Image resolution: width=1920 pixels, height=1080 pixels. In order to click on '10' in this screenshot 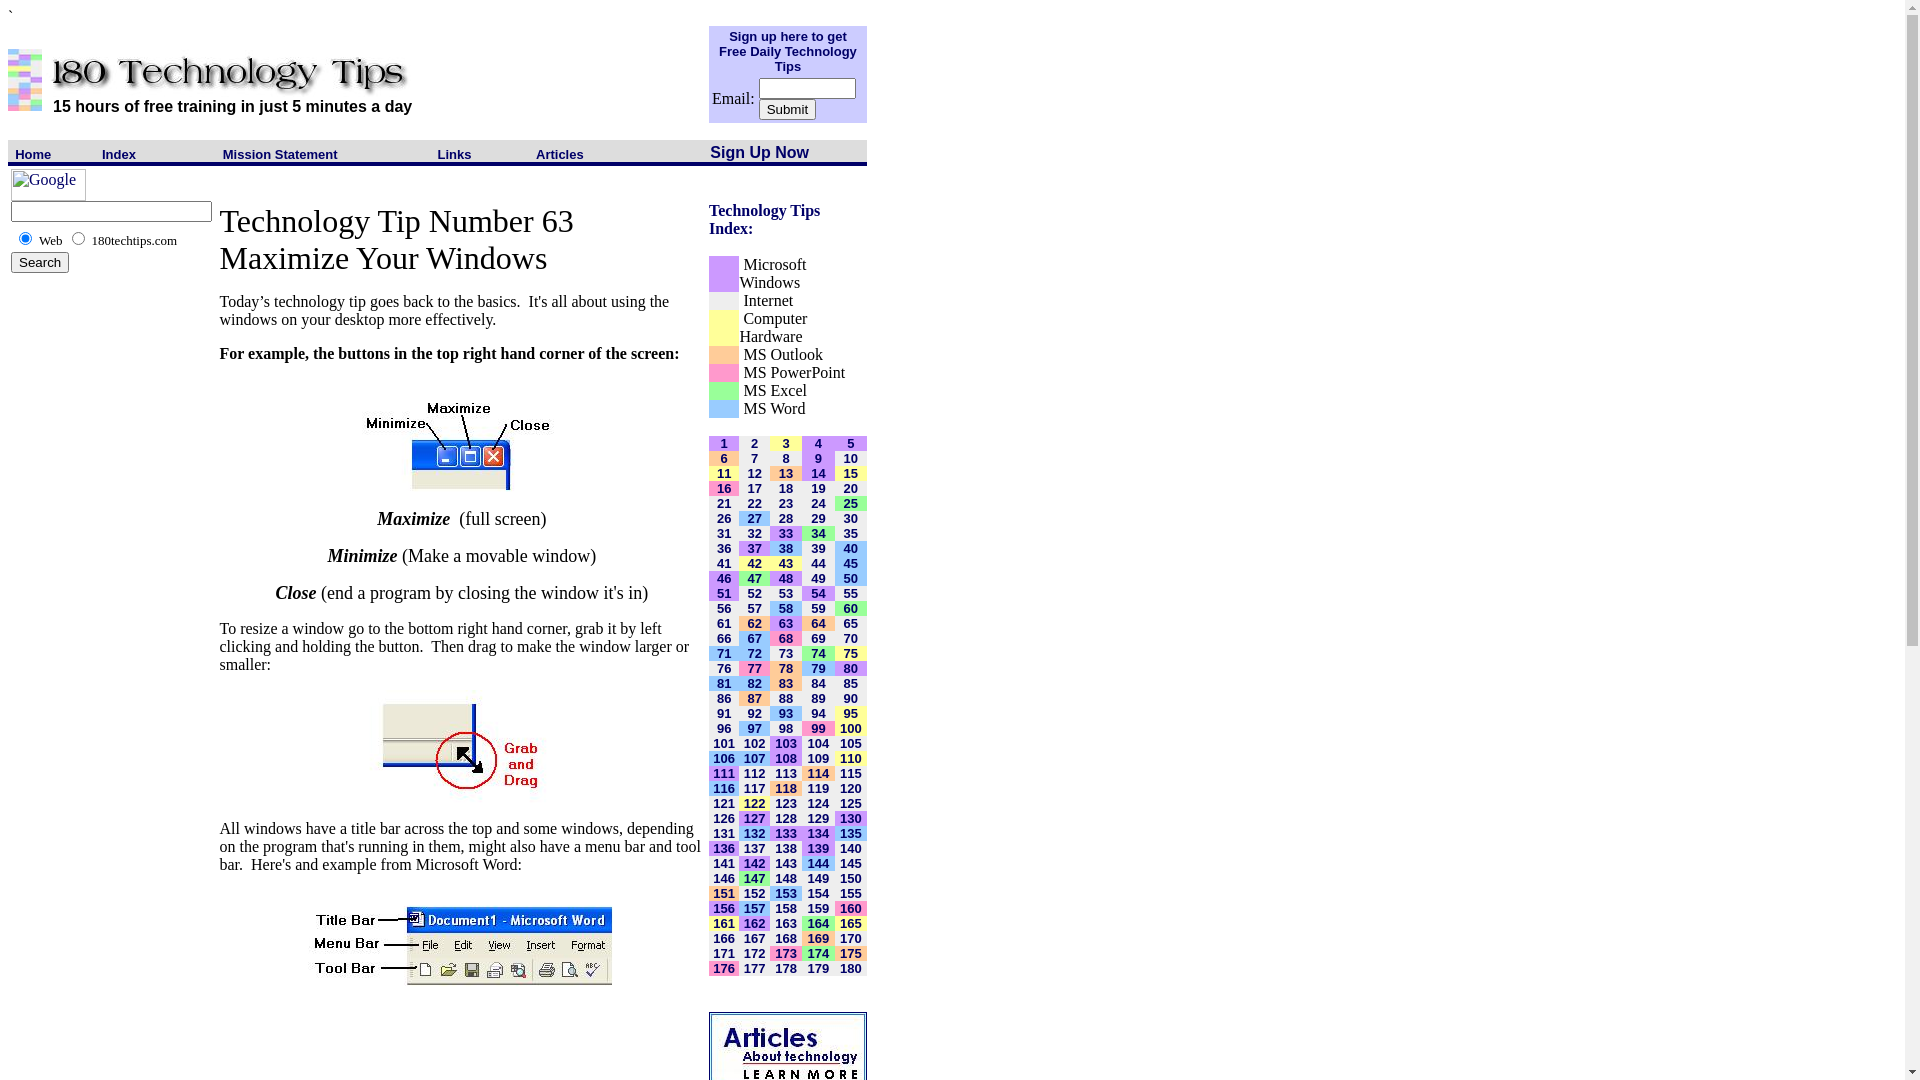, I will do `click(850, 458)`.